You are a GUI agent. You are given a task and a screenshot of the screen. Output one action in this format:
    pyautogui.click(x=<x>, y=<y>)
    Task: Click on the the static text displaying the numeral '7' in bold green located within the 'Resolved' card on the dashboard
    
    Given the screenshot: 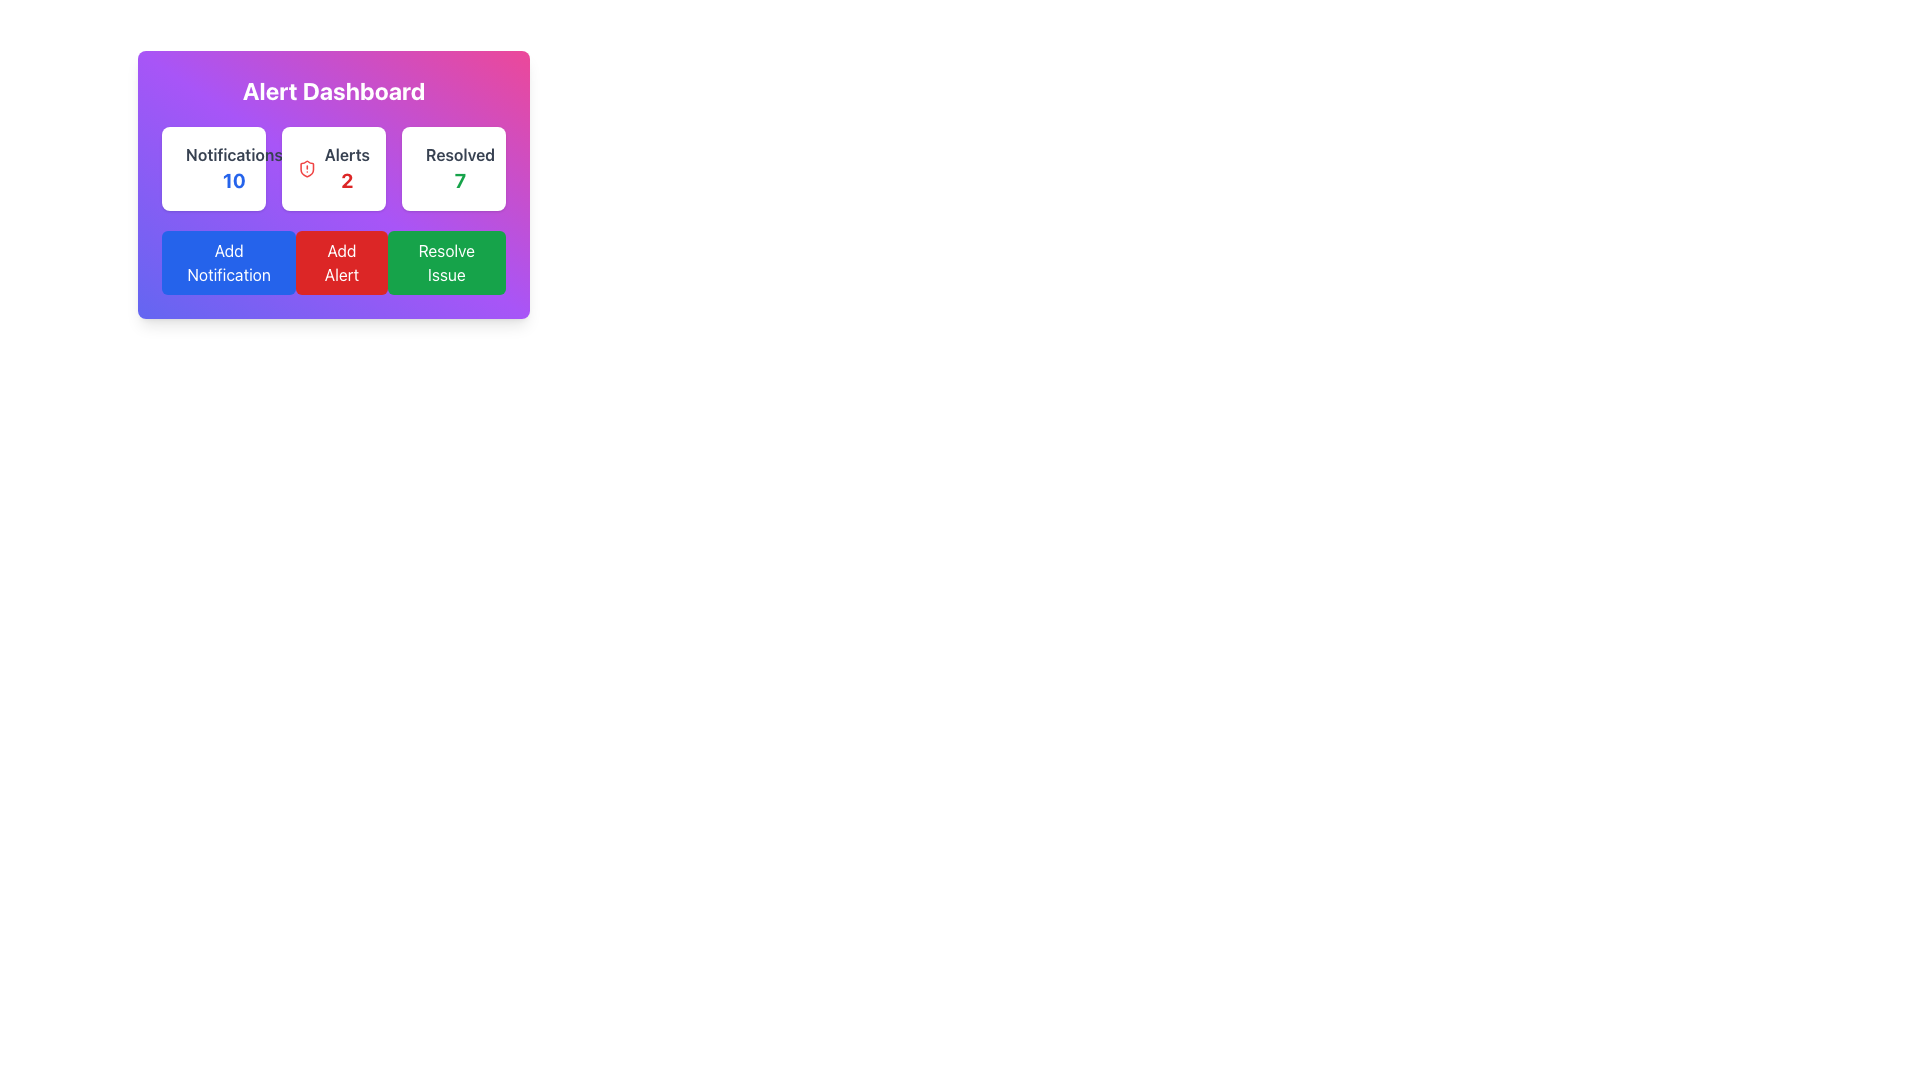 What is the action you would take?
    pyautogui.click(x=459, y=181)
    